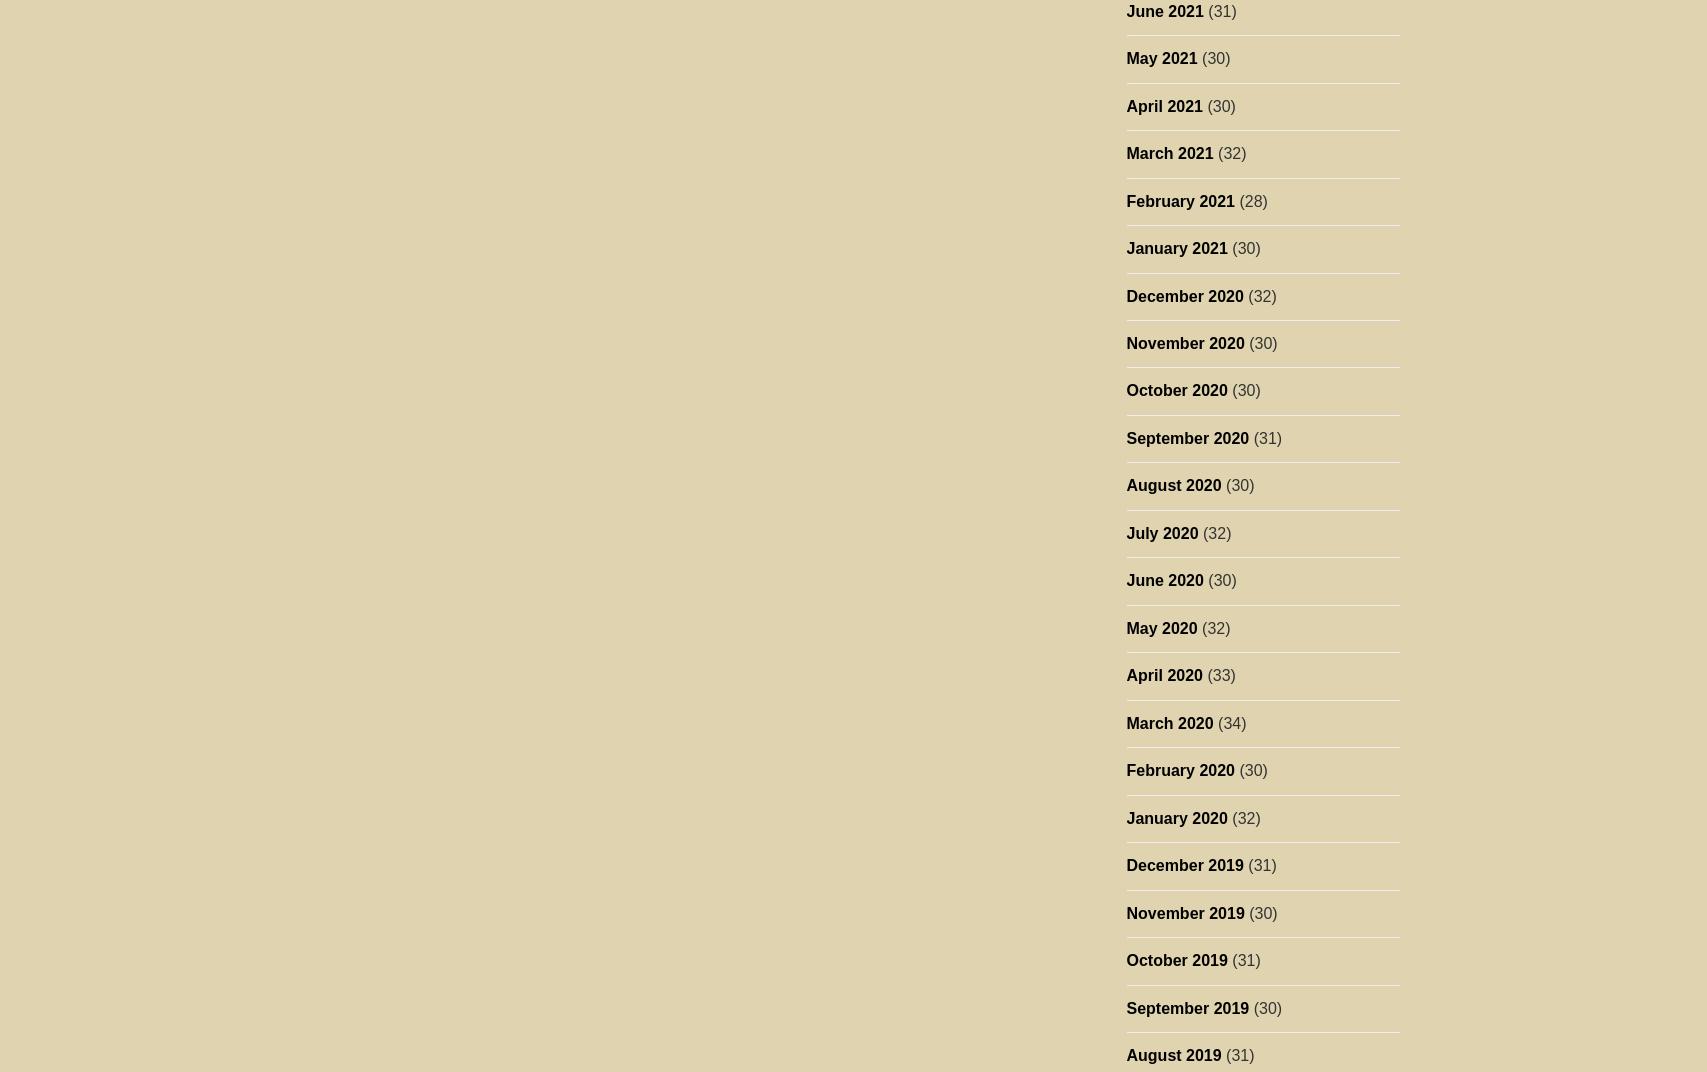  What do you see at coordinates (1168, 721) in the screenshot?
I see `'March 2020'` at bounding box center [1168, 721].